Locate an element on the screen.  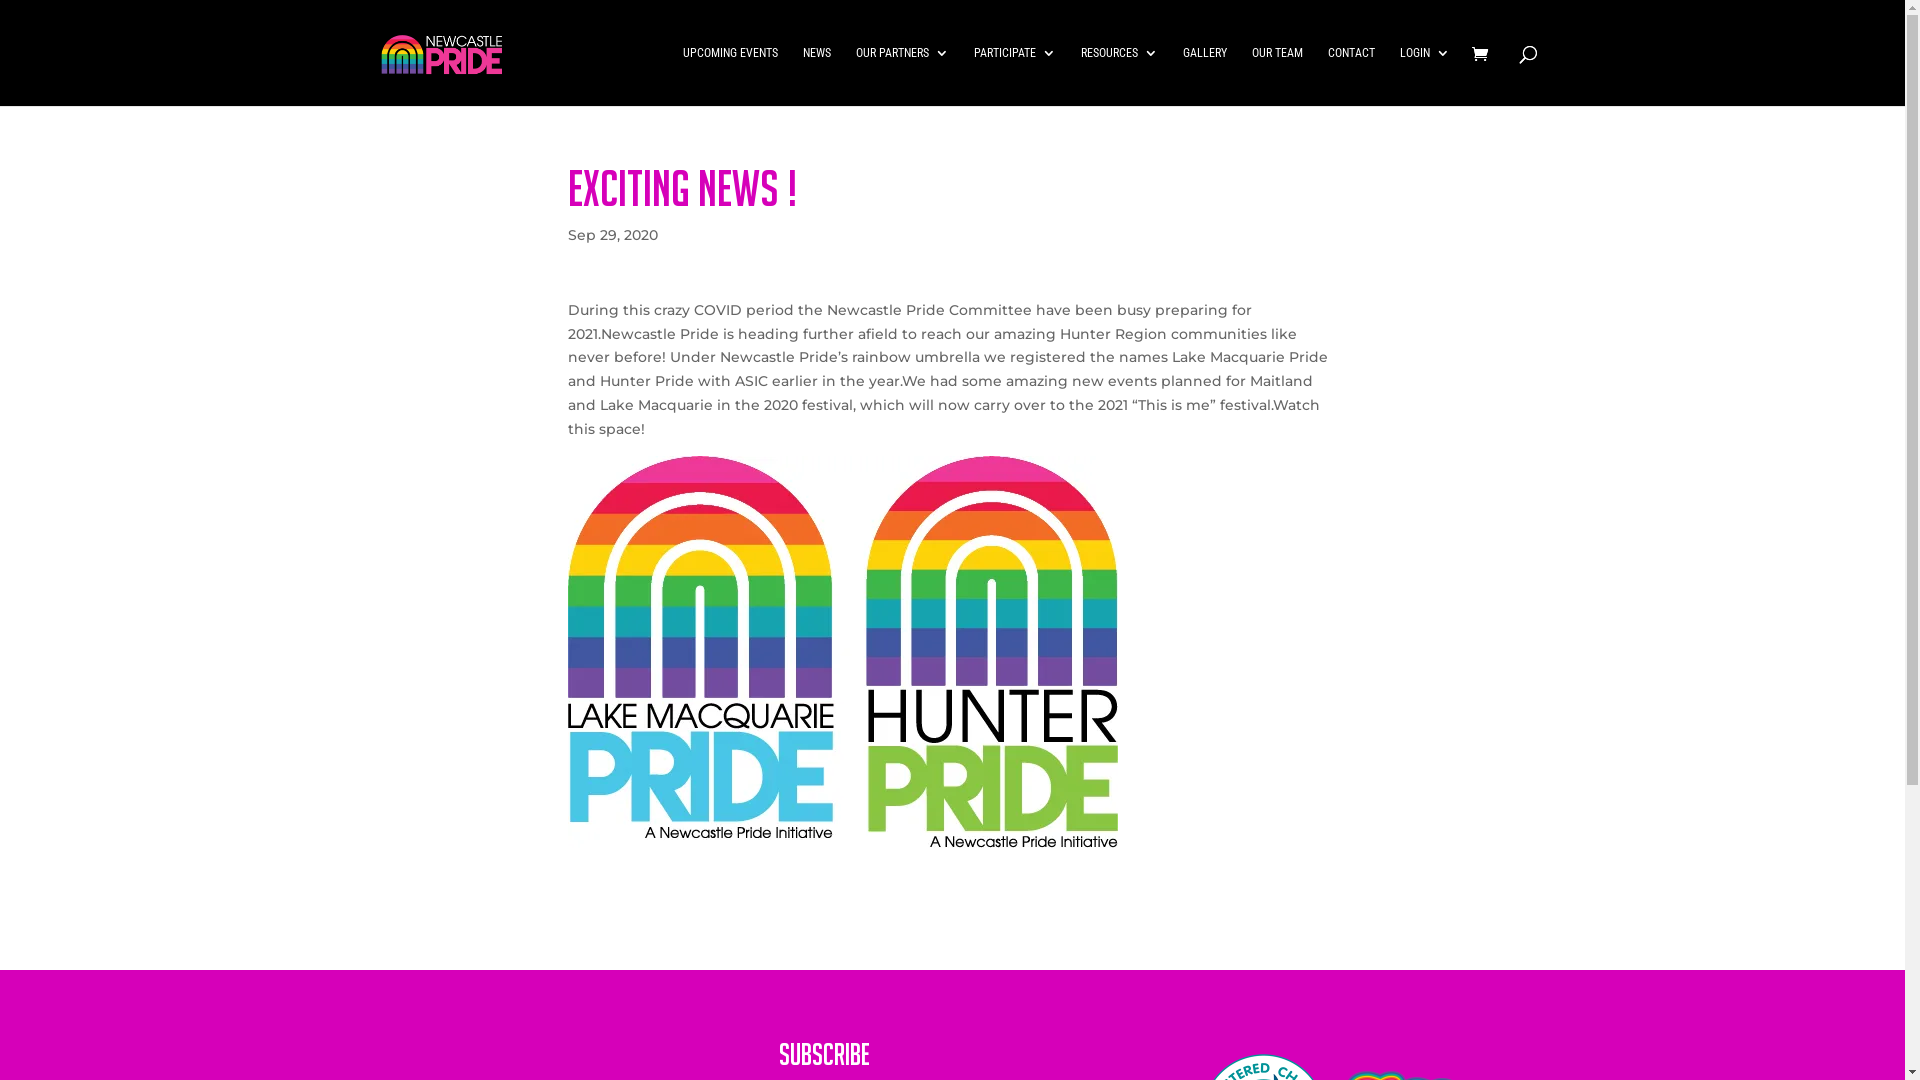
'OUR PARTNERS' is located at coordinates (901, 75).